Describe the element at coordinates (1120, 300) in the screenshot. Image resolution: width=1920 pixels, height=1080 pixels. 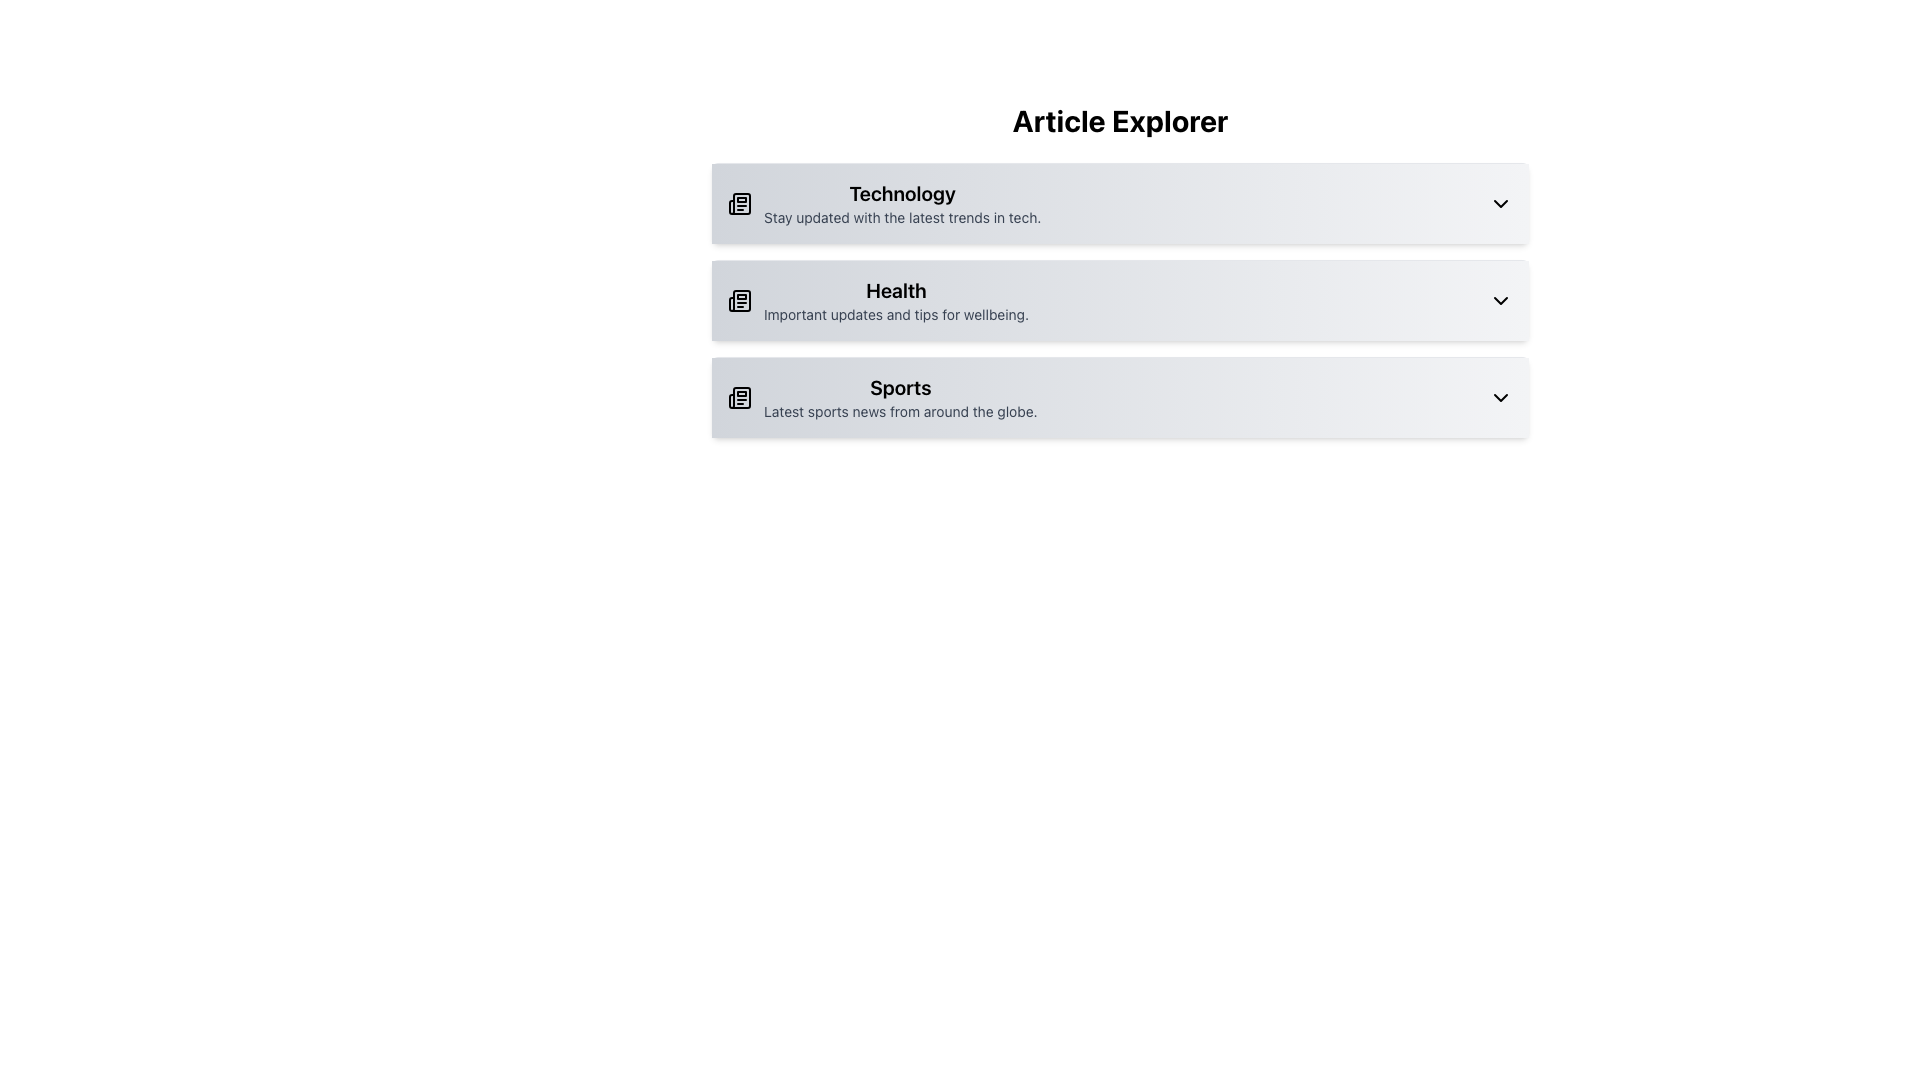
I see `the 'Health' selectable card` at that location.